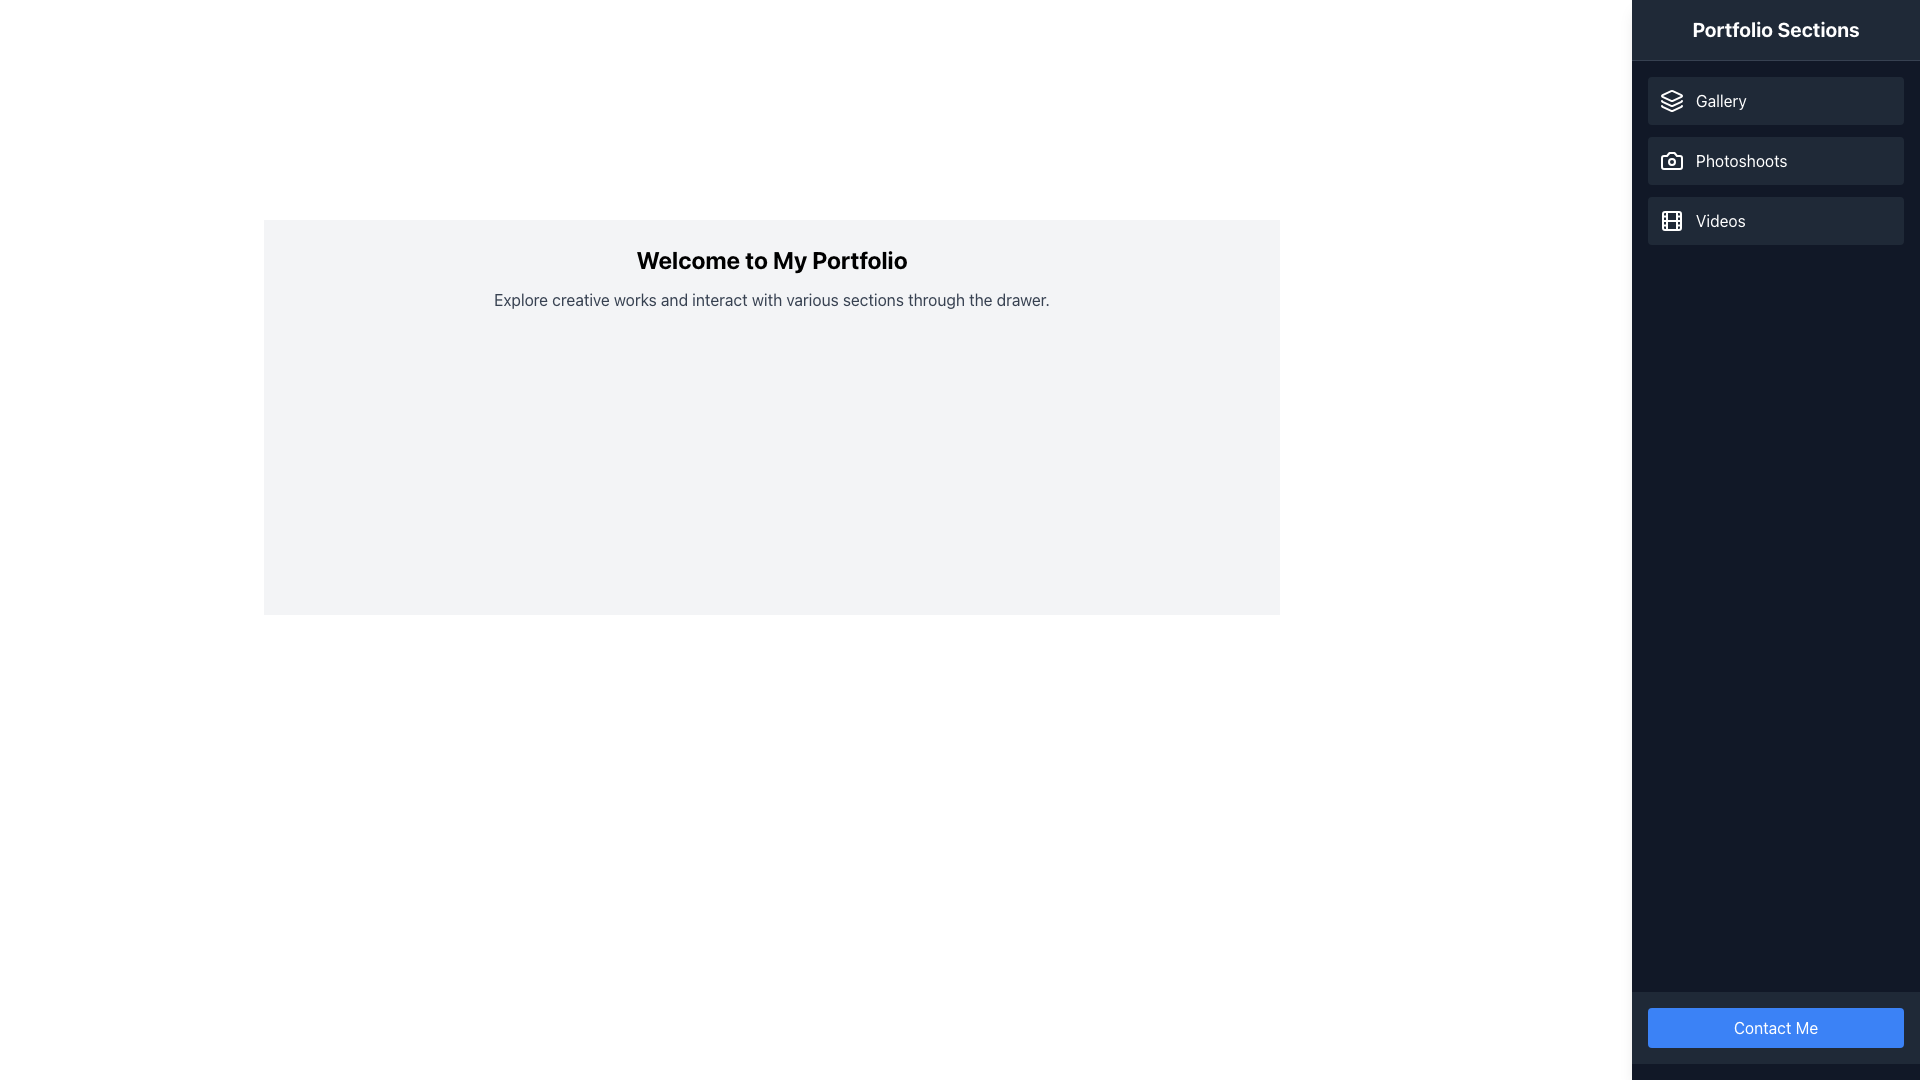 This screenshot has height=1080, width=1920. Describe the element at coordinates (1671, 160) in the screenshot. I see `the camera icon located within the 'Photoshoots' button on the right side of the interface, which has a rounded rectangle frame and a circular lens` at that location.